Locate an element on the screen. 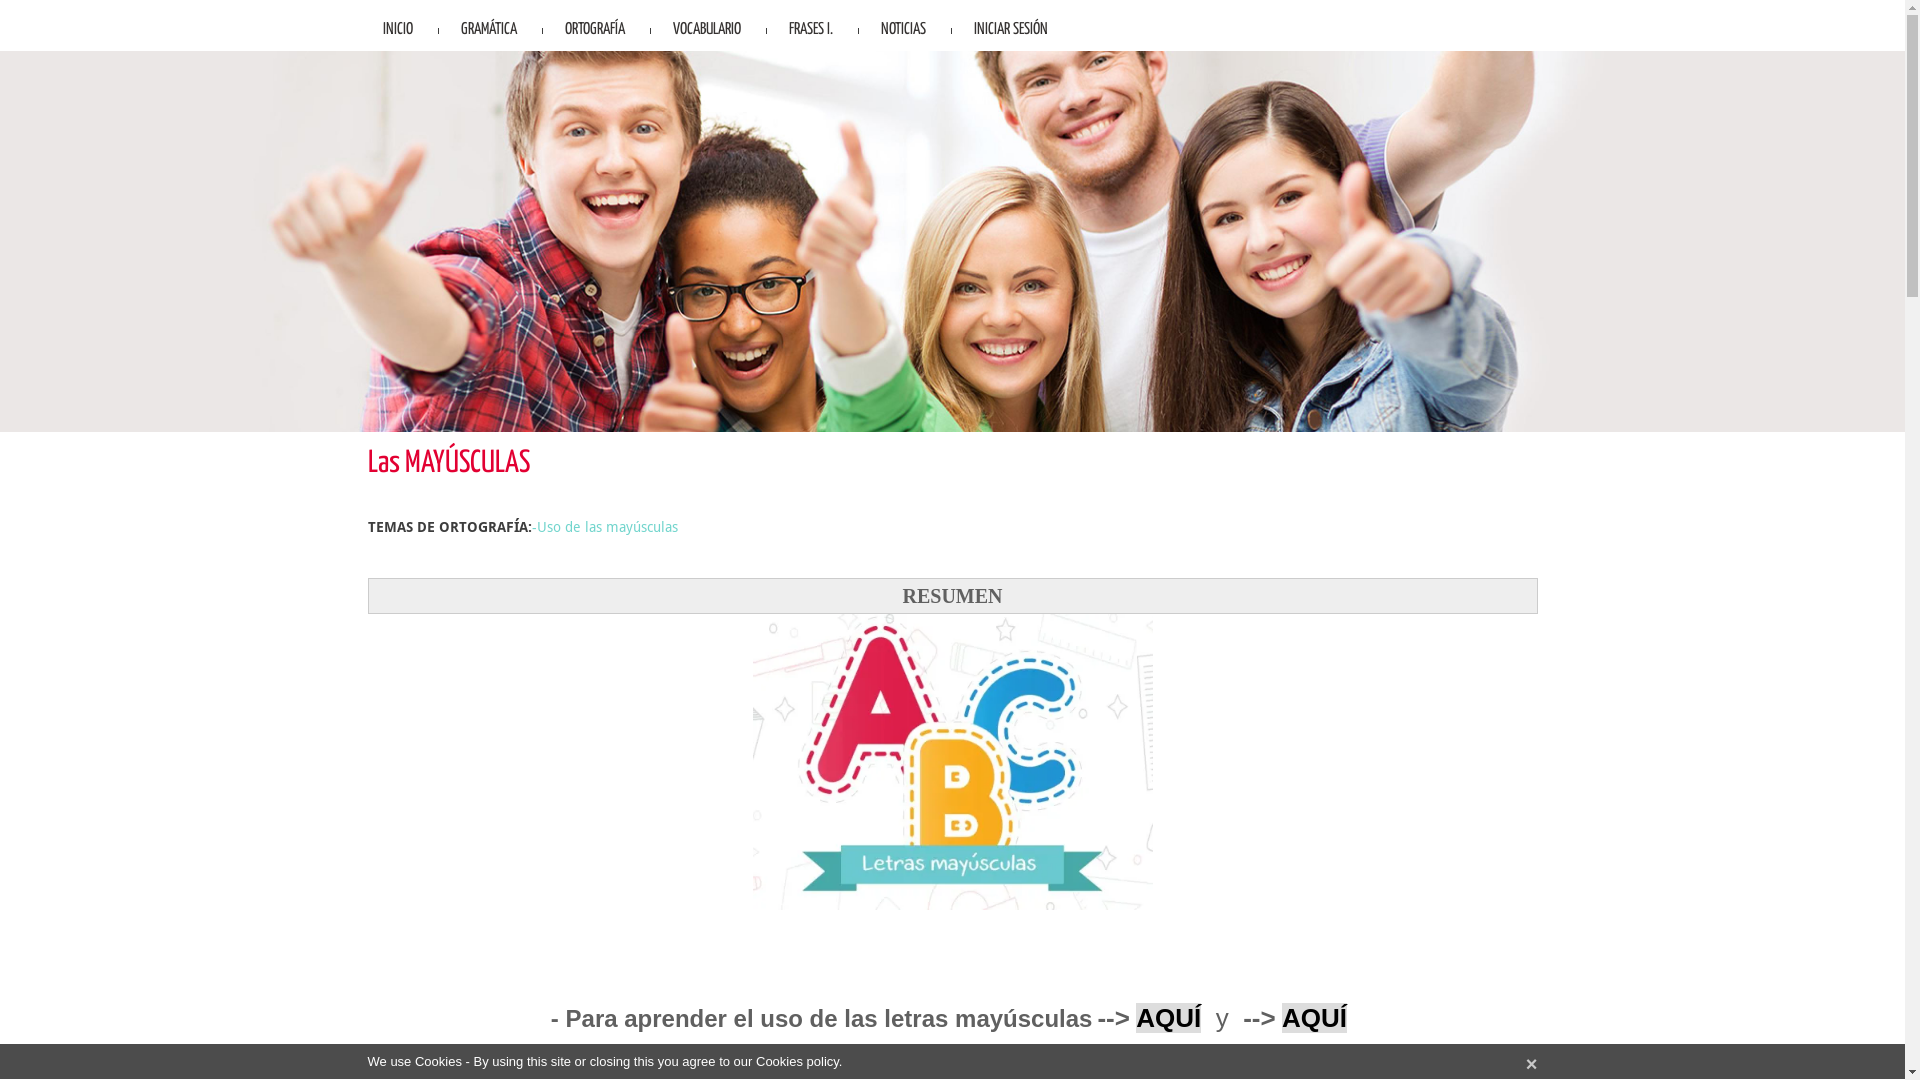  'Skip to navigation' is located at coordinates (56, 0).